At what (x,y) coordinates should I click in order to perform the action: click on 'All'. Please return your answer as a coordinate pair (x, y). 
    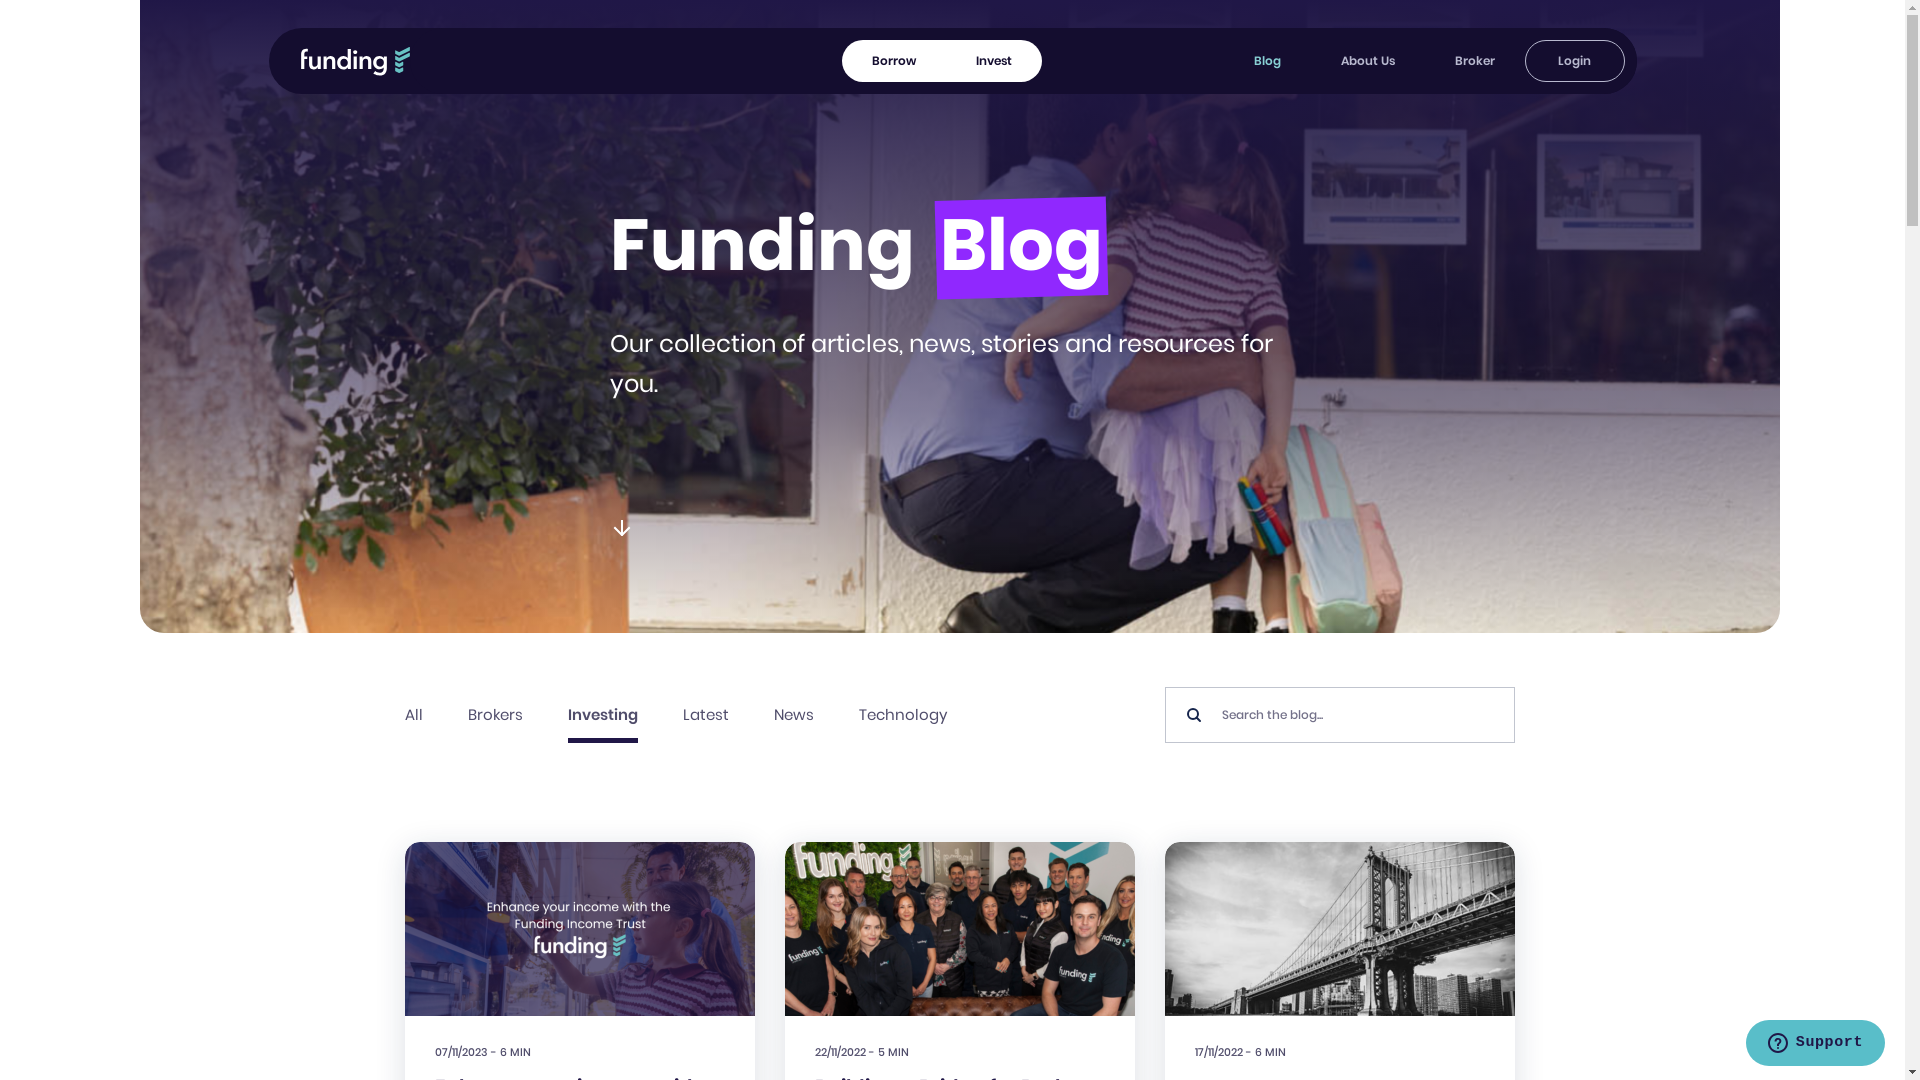
    Looking at the image, I should click on (403, 713).